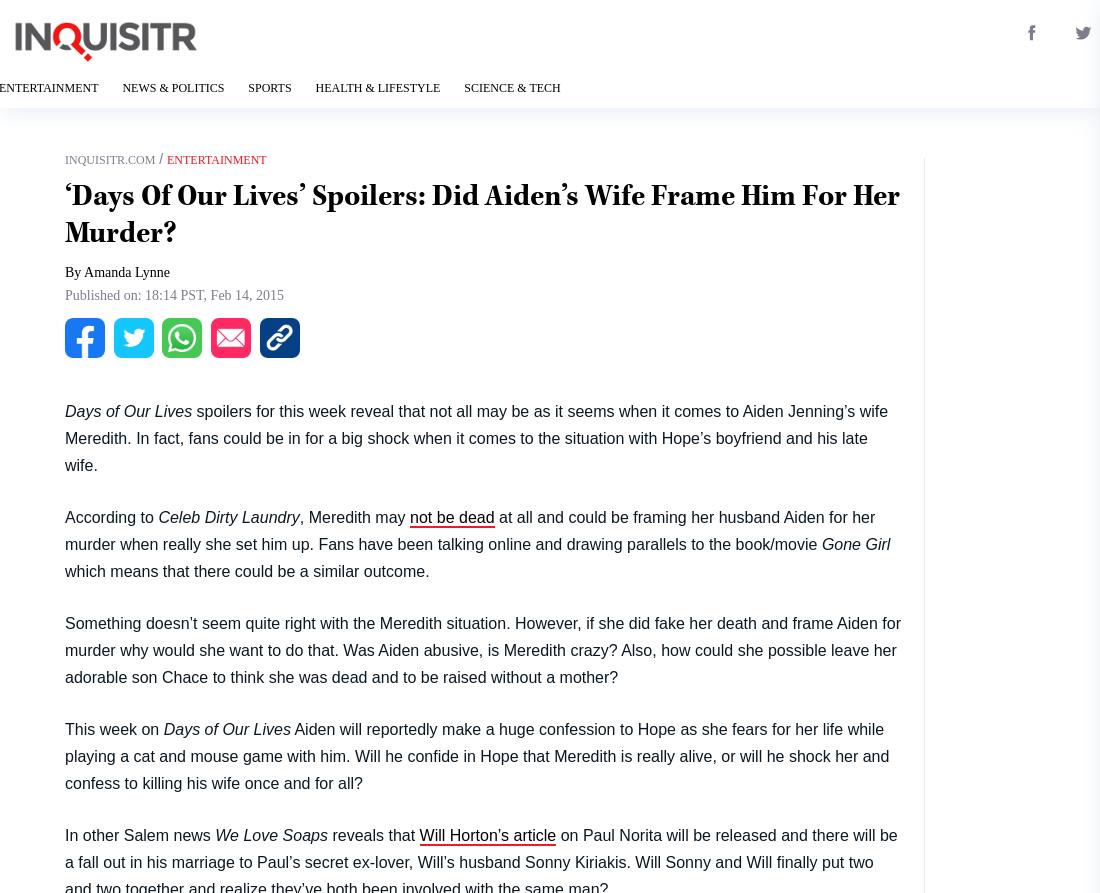  I want to click on 'reveals that', so click(373, 833).